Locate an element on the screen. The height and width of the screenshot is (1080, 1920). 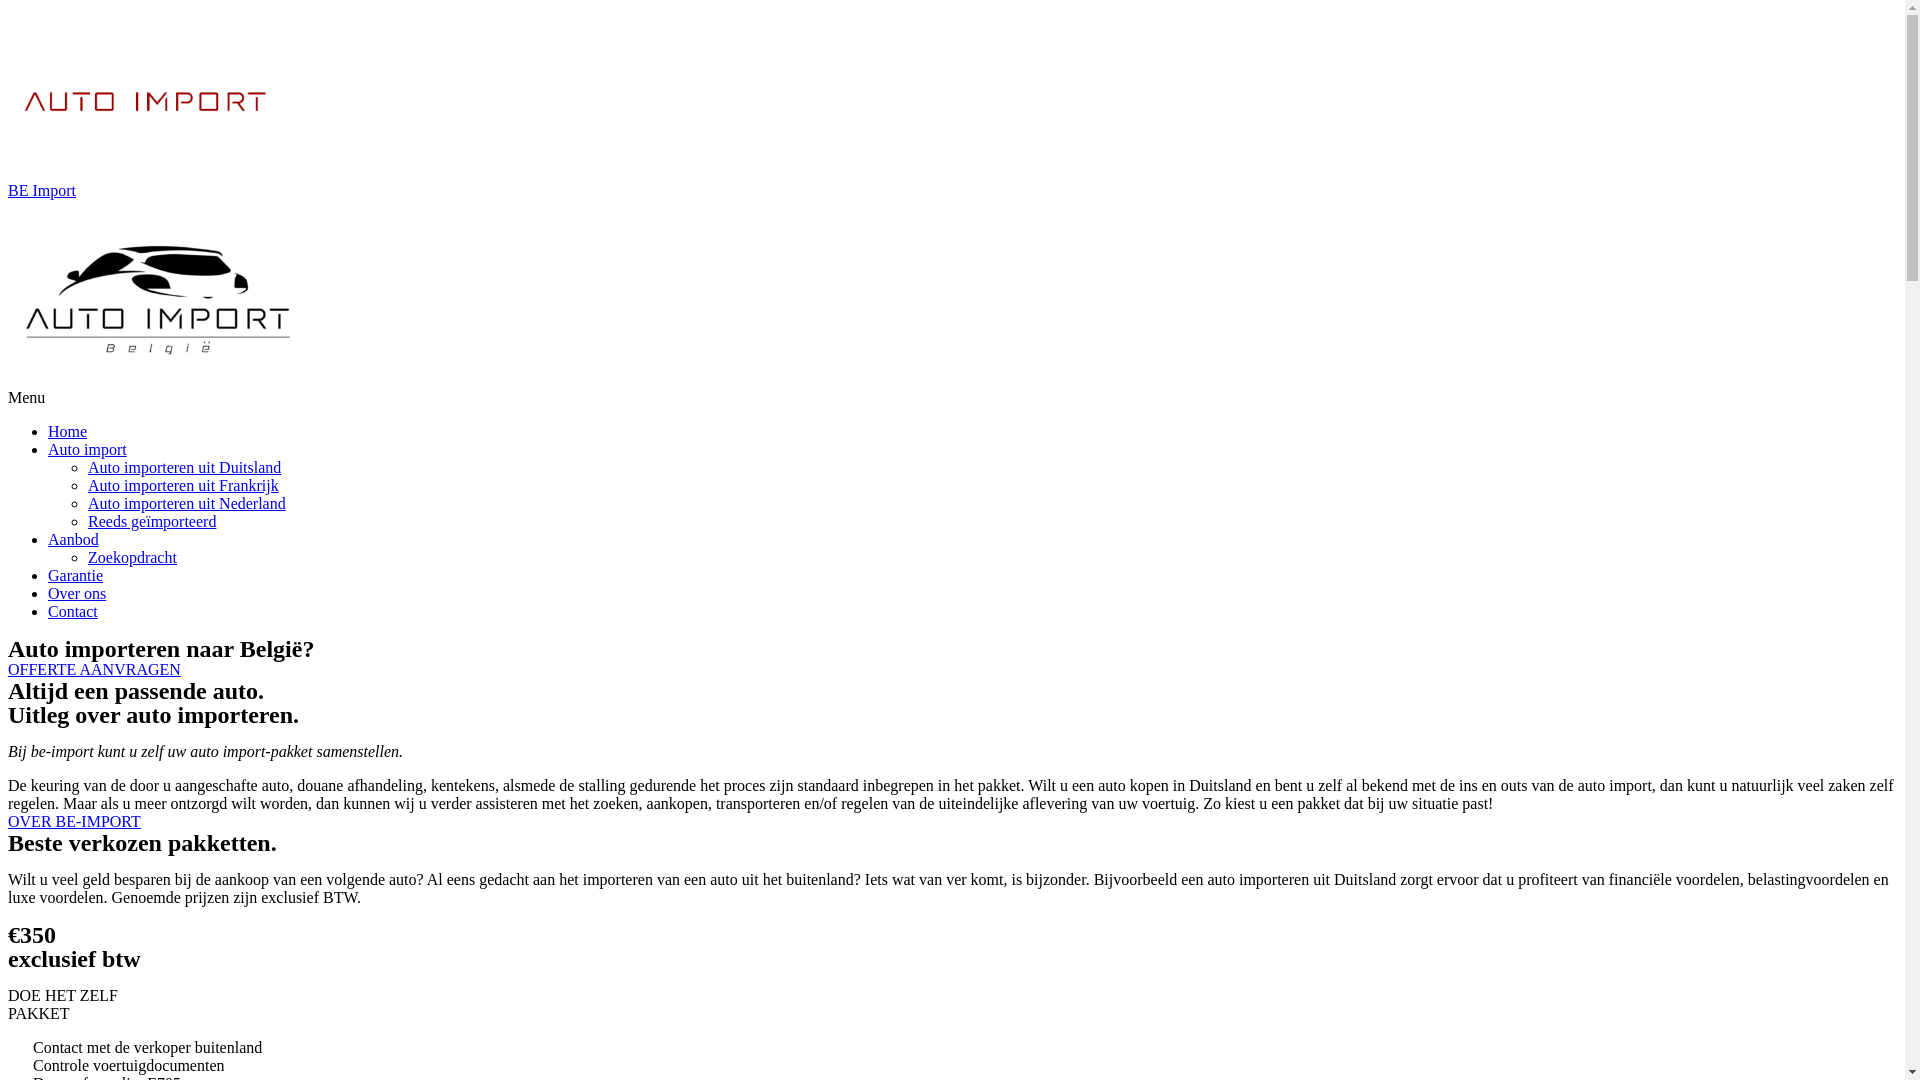
'OVER BE-IMPORT' is located at coordinates (74, 821).